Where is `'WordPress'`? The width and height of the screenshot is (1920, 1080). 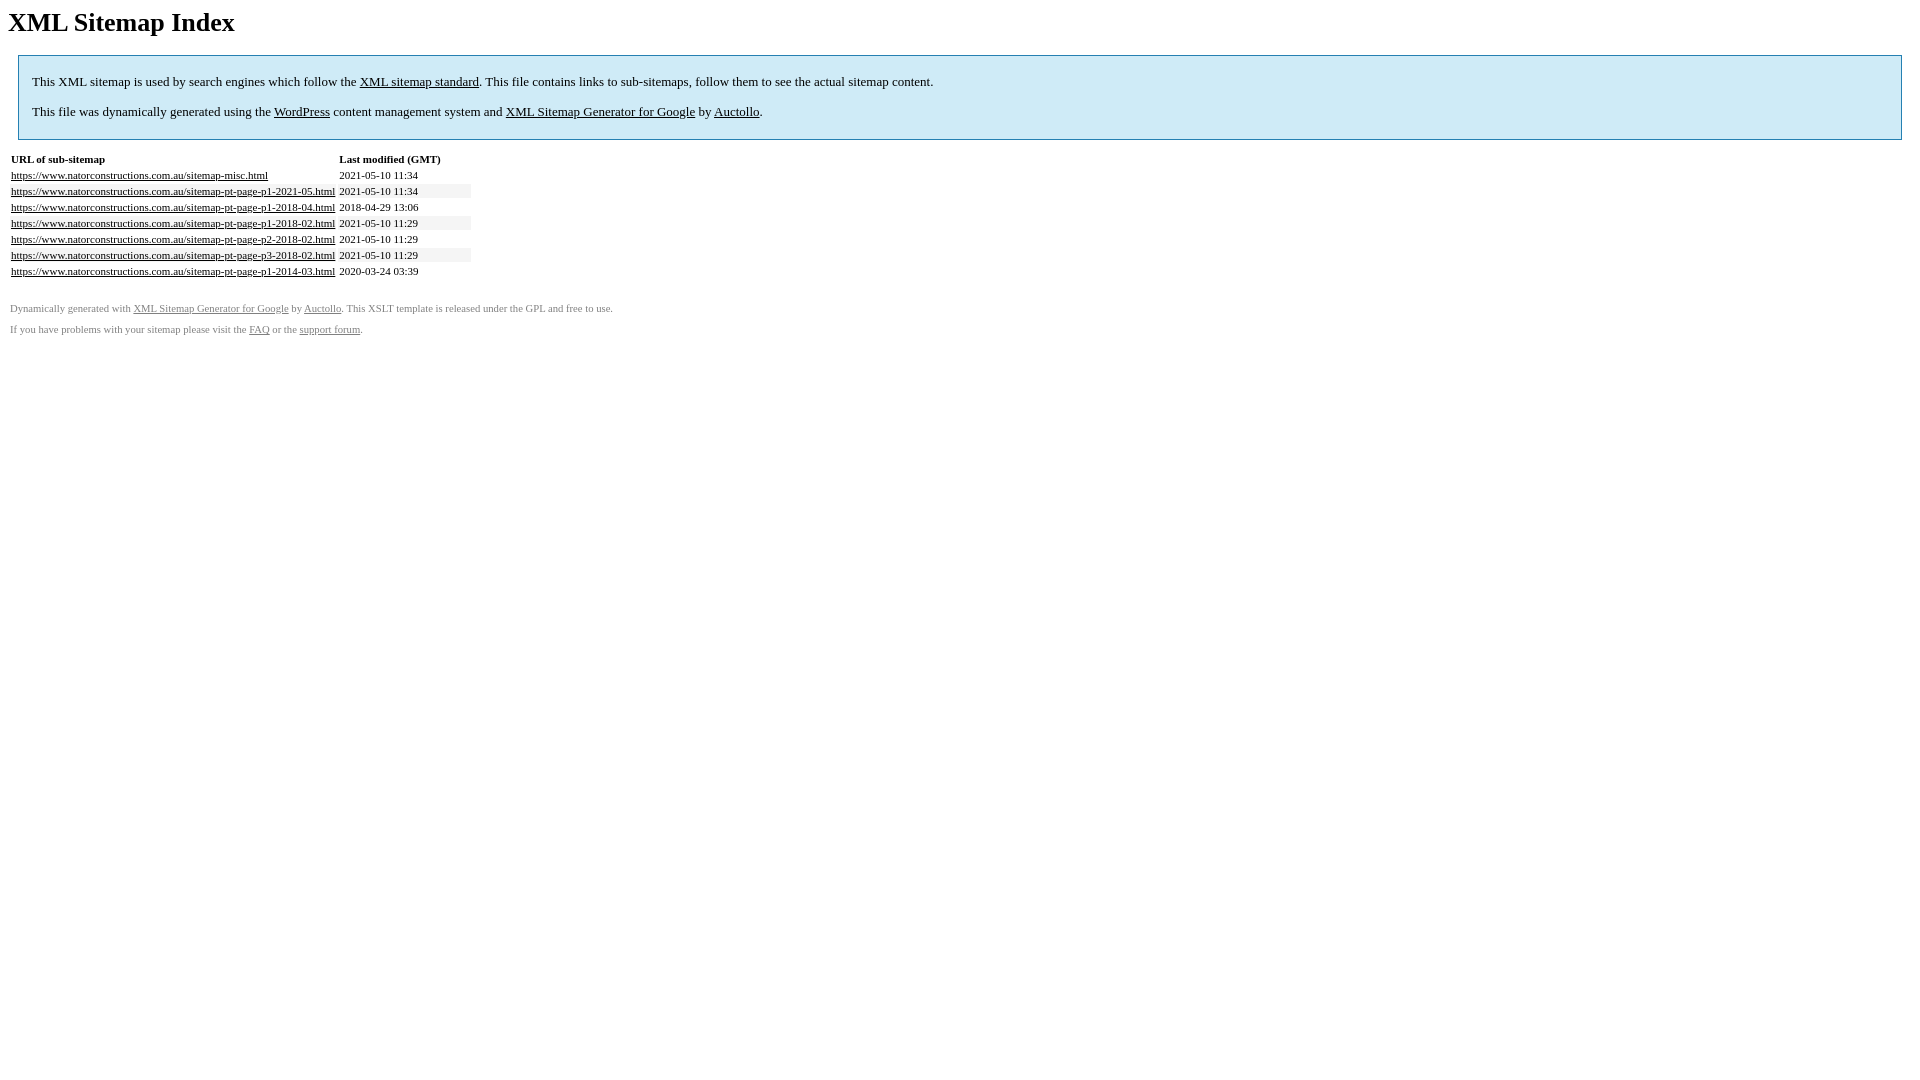 'WordPress' is located at coordinates (301, 111).